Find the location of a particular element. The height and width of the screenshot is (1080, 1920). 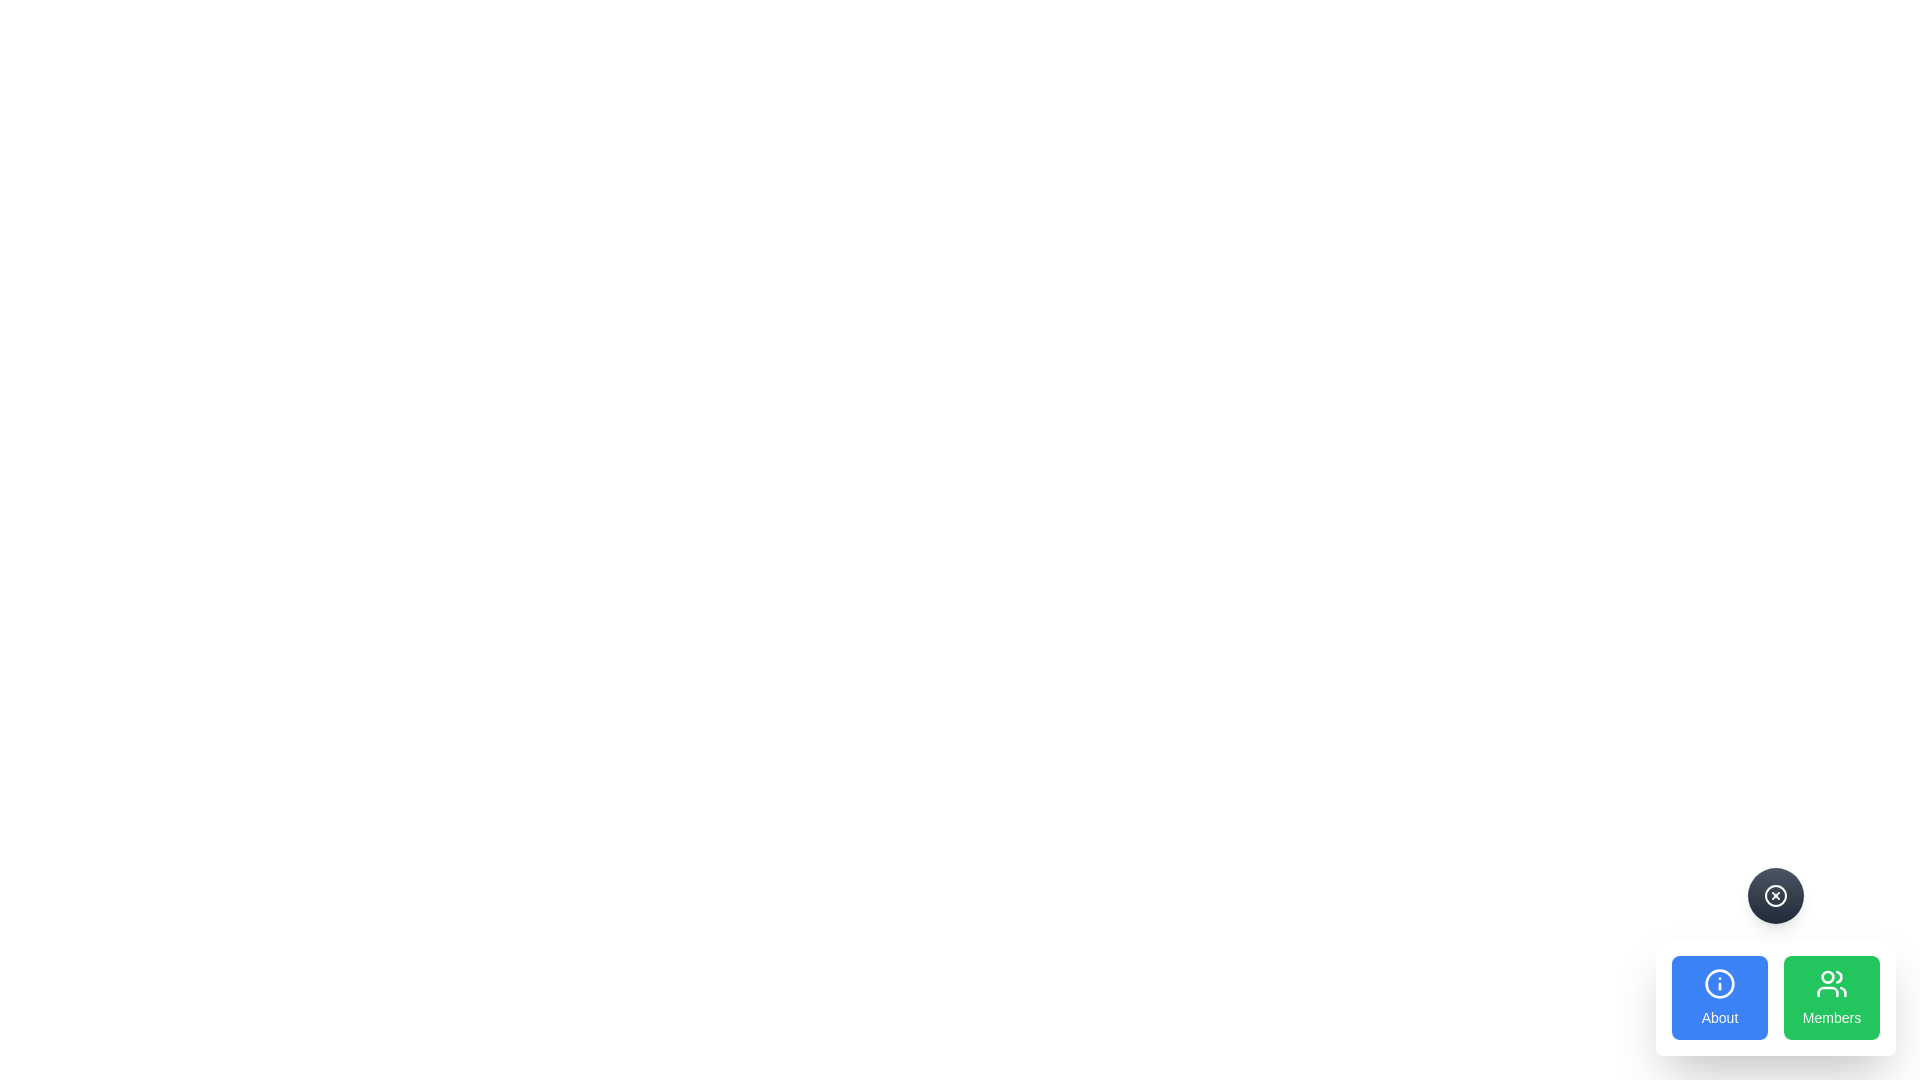

the upper-right curve of the second user figure in the SVG icon within the green 'Members' button located at the bottom-right of the interface is located at coordinates (1839, 976).